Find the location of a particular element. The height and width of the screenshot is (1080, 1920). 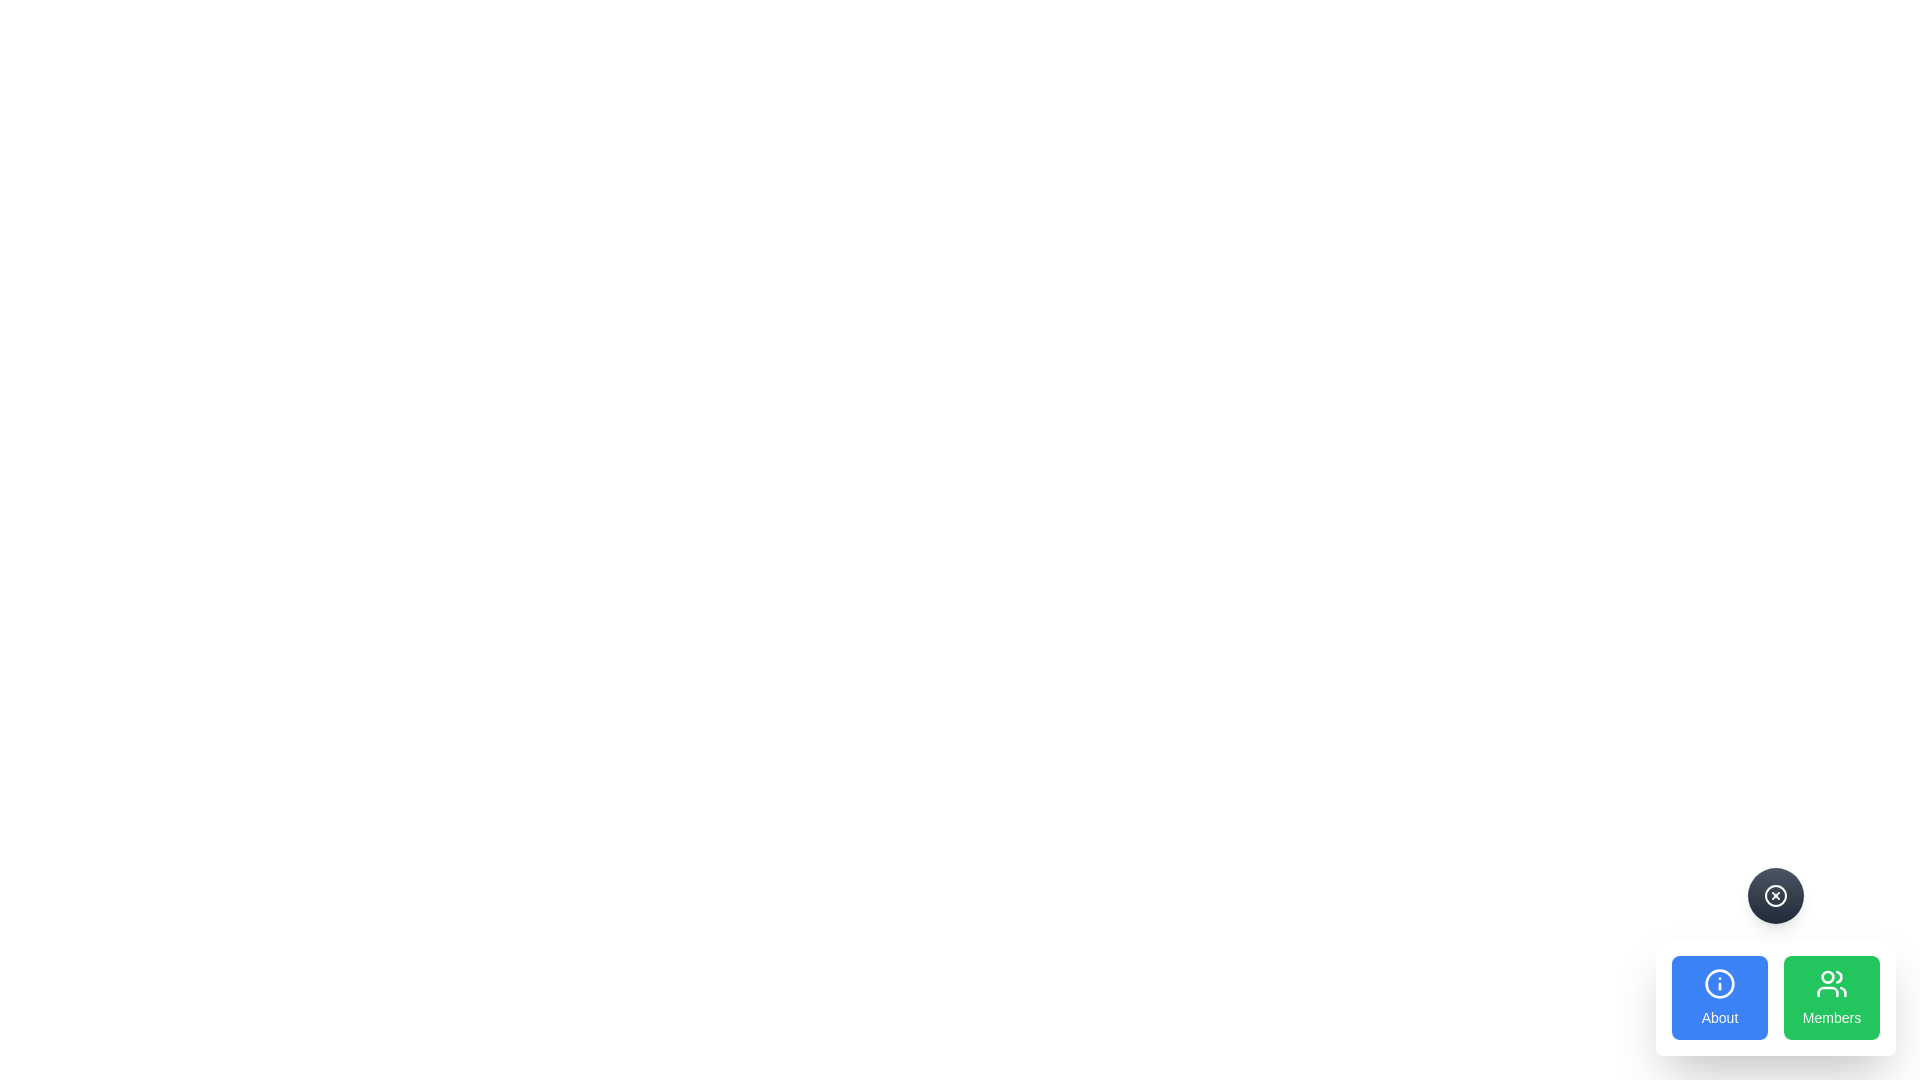

the upper-right curve of the second user figure in the SVG icon within the green 'Members' button located at the bottom-right of the interface is located at coordinates (1839, 976).